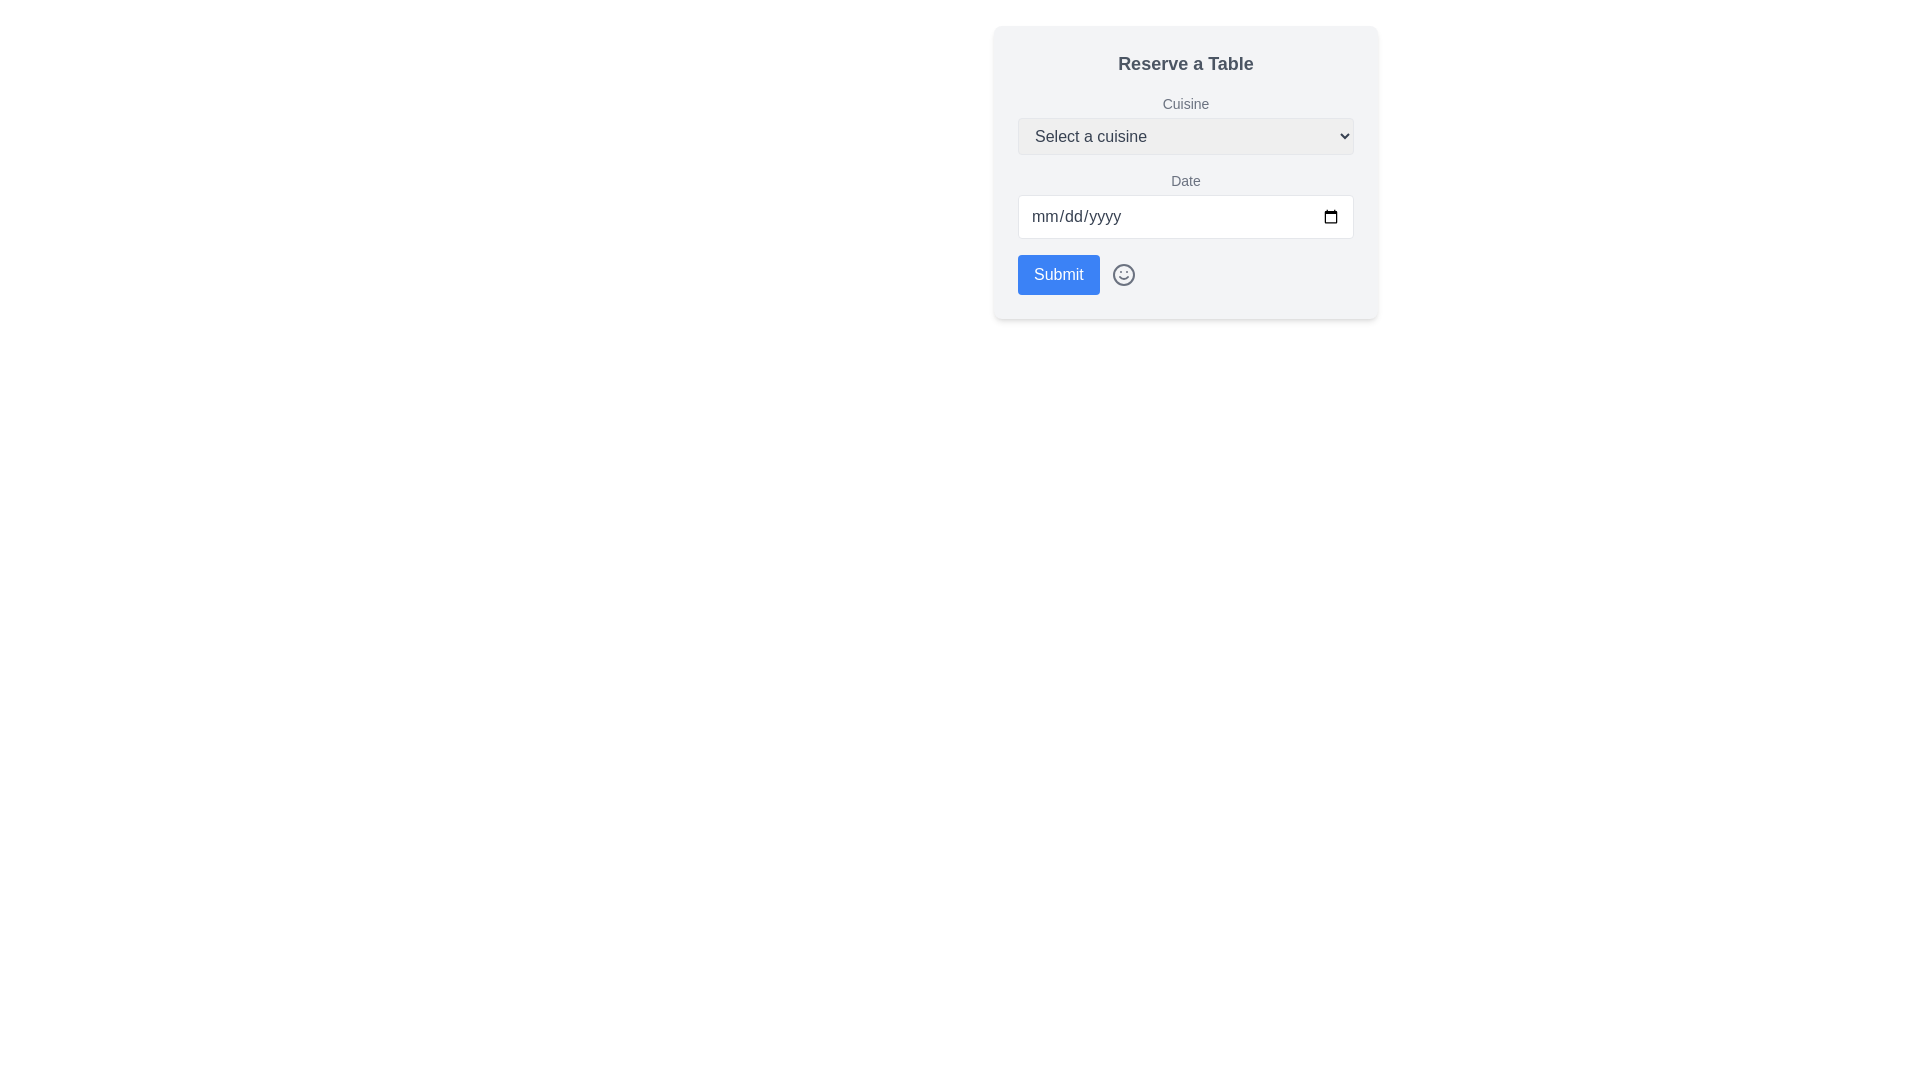 This screenshot has width=1920, height=1080. Describe the element at coordinates (1185, 63) in the screenshot. I see `the text header 'Reserve a Table' which is styled with bold, large-sized gray font and positioned at the top of a card-like section` at that location.